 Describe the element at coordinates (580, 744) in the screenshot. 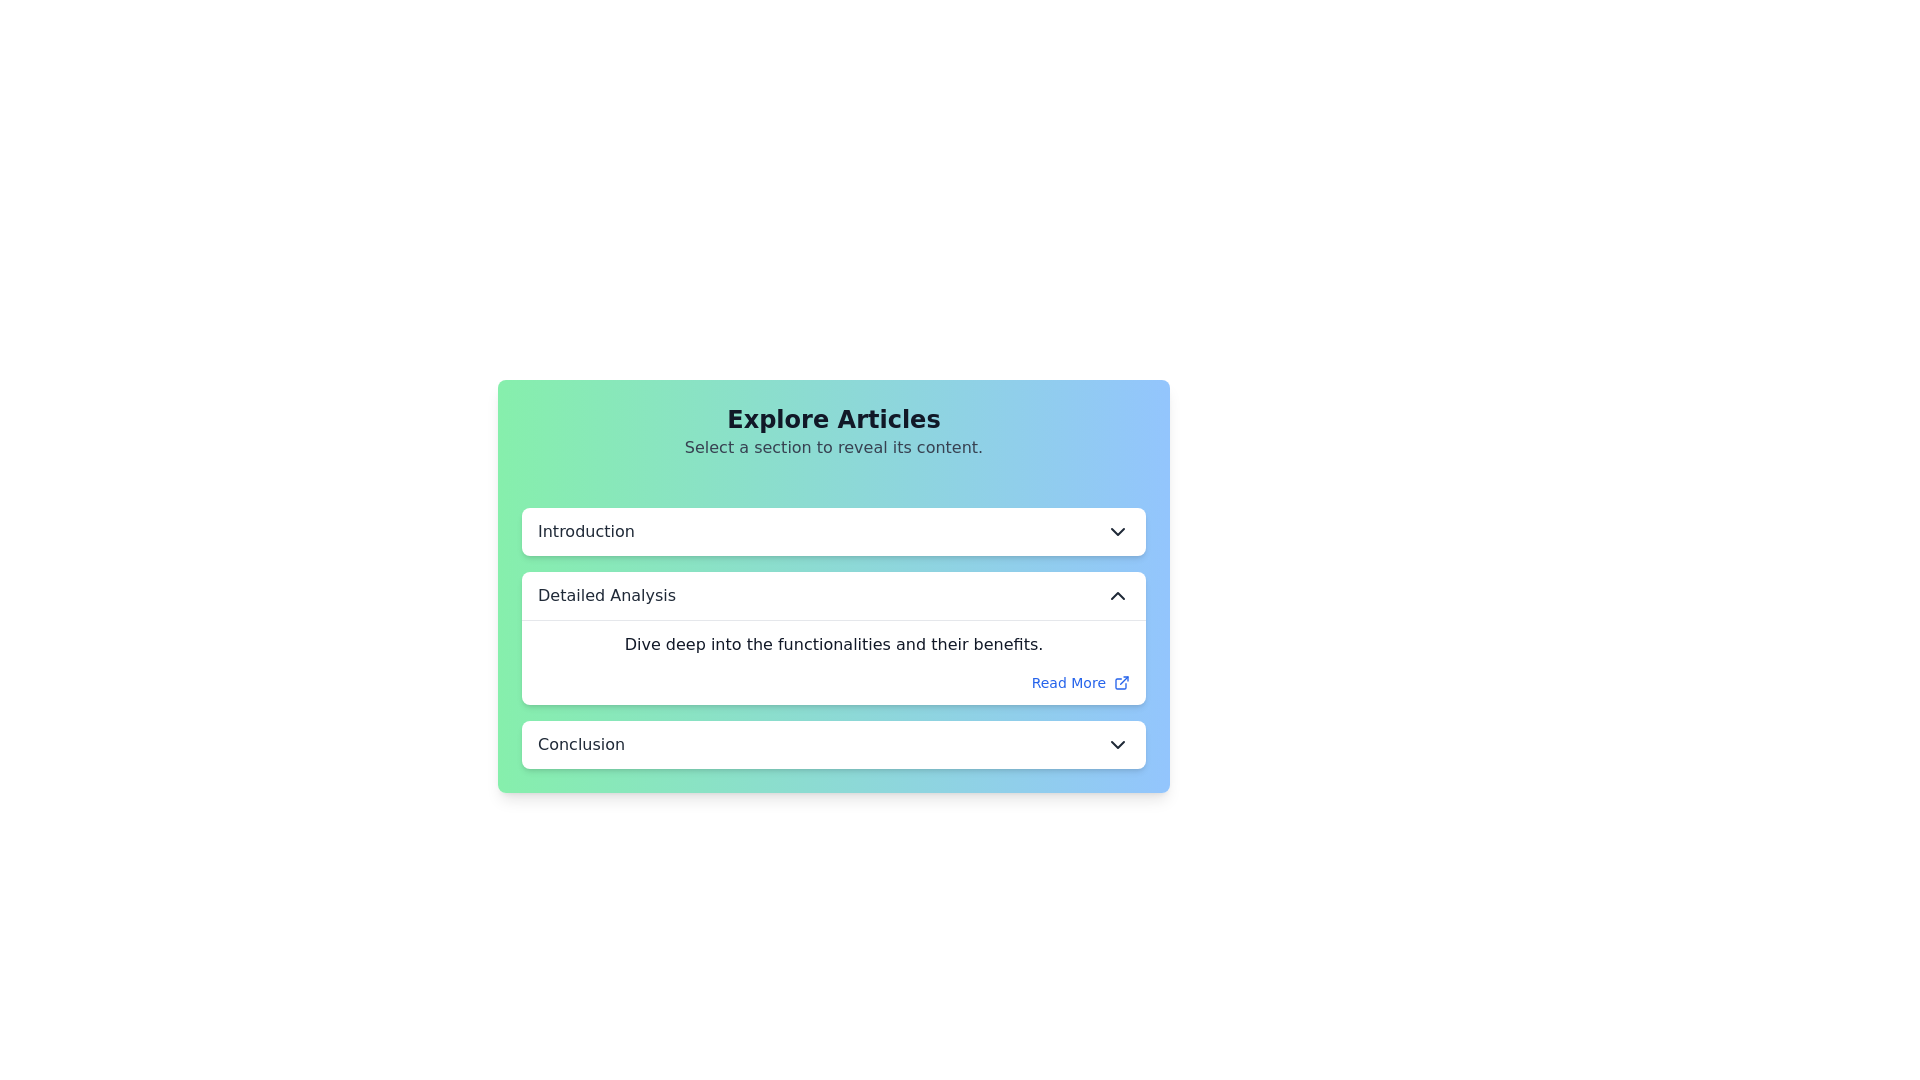

I see `text content of the 'Conclusion' label, which is displayed in a bold font and is part of the menu section located below a gradient background` at that location.